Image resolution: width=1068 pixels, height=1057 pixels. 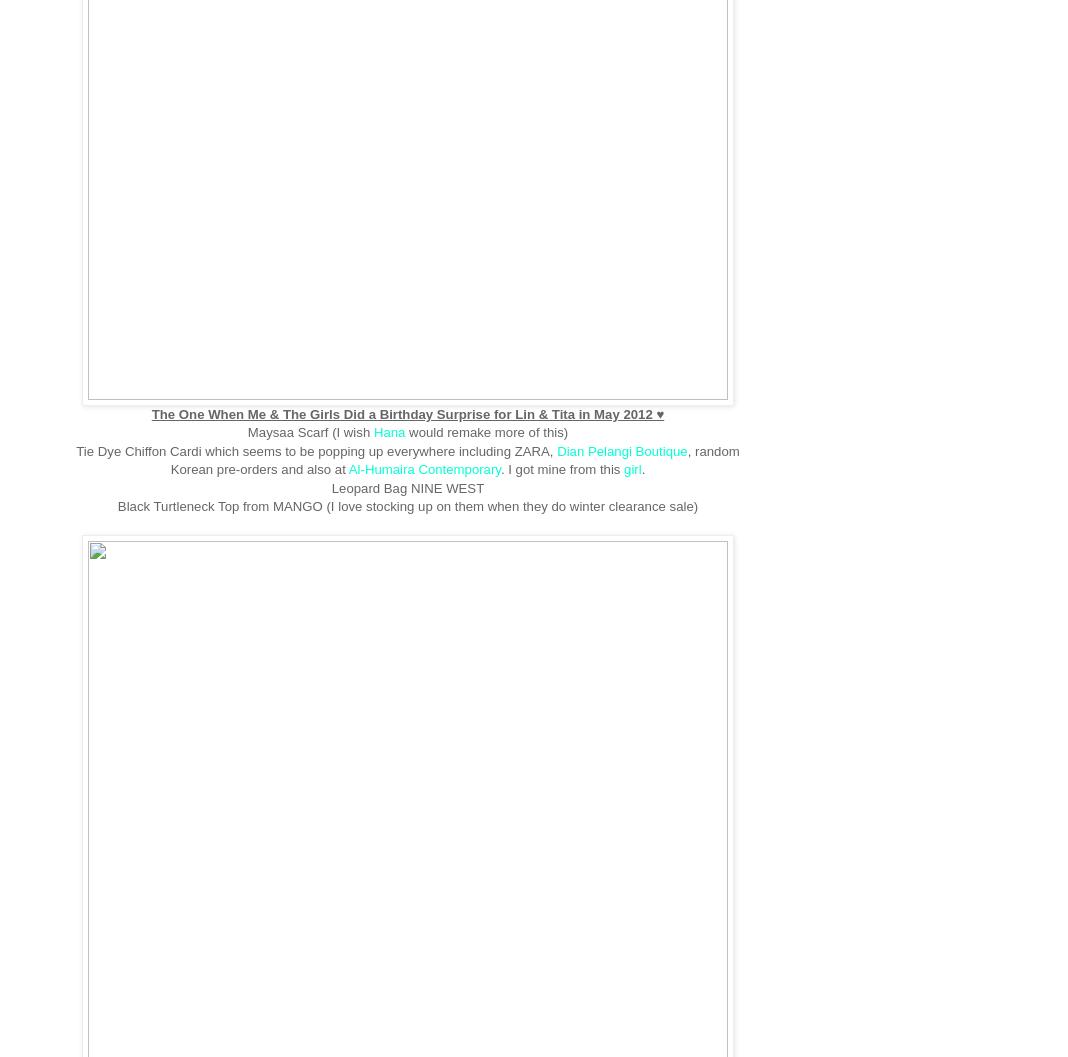 I want to click on 'would remake more of this)', so click(x=488, y=431).